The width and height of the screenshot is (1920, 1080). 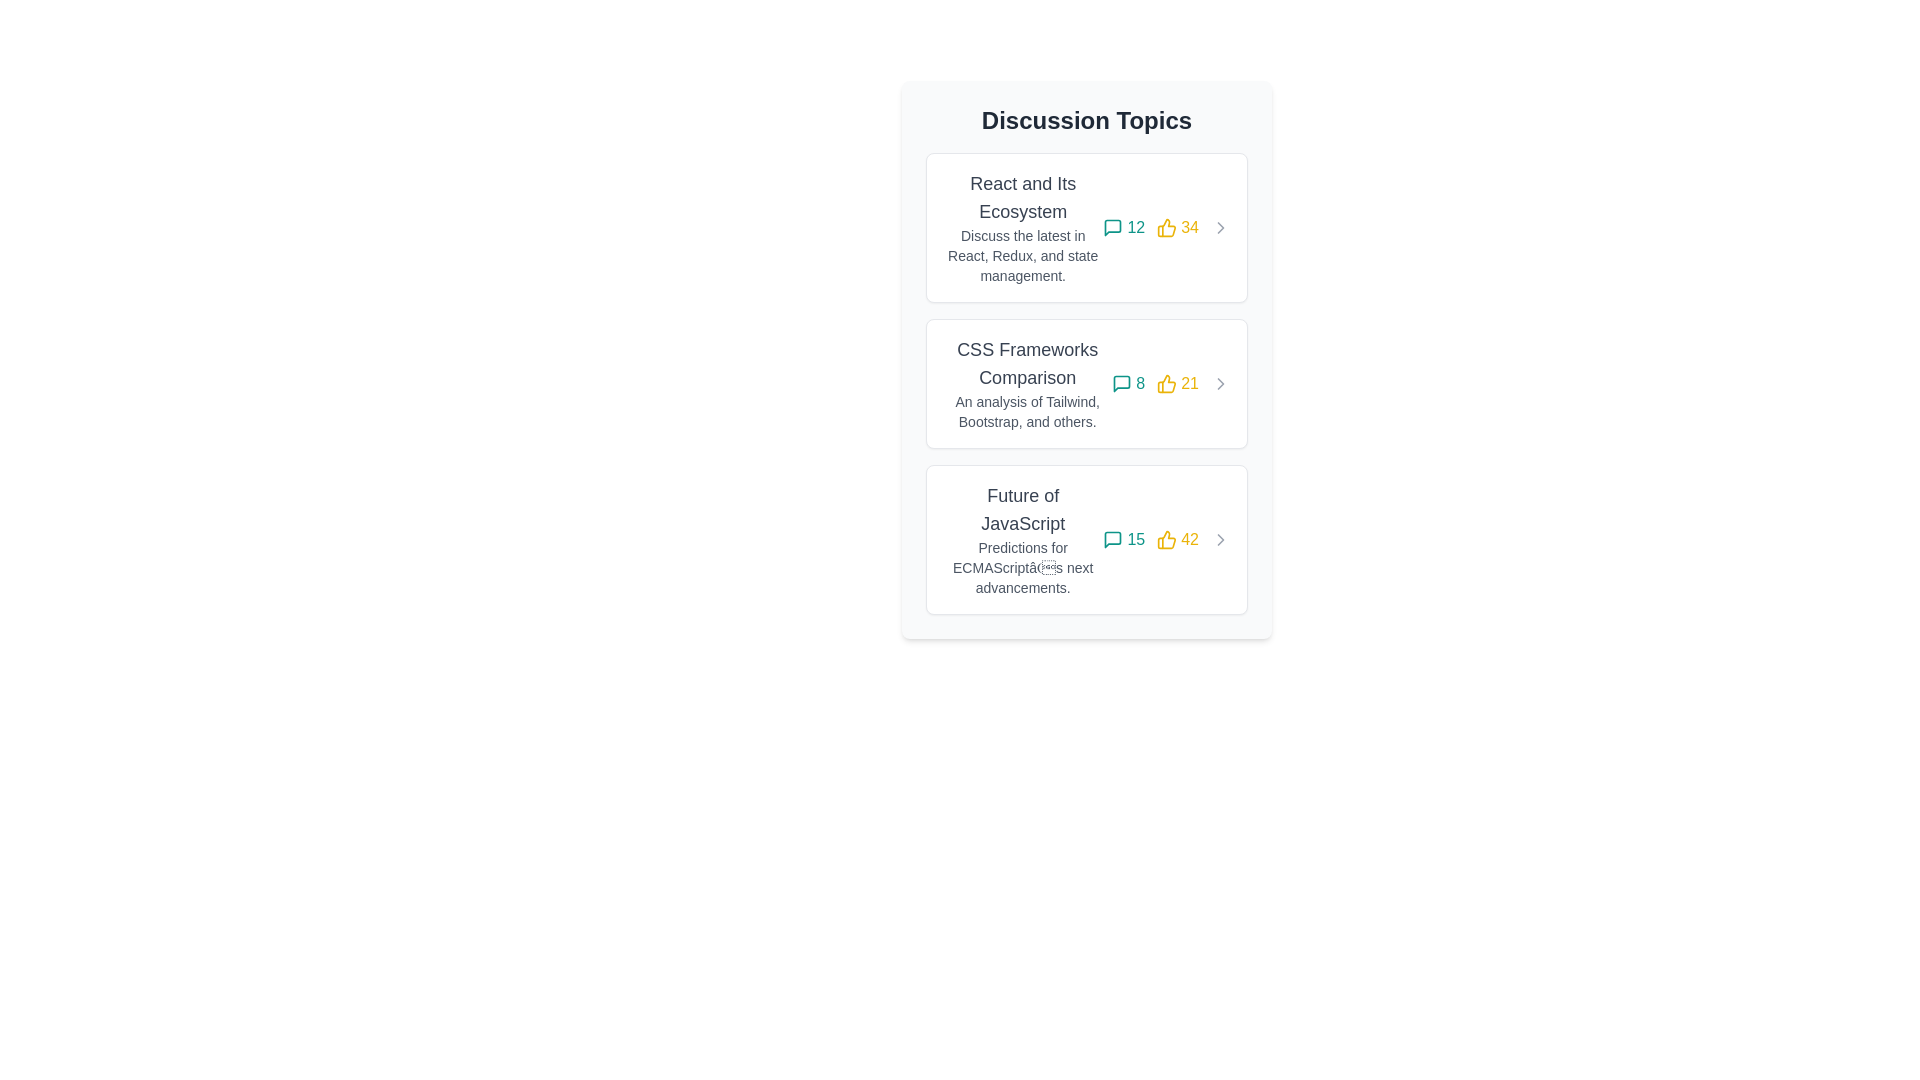 What do you see at coordinates (1023, 508) in the screenshot?
I see `the text label that serves as the title for the discussion topic 'Future of JavaScript', which is positioned above the descriptive text in the 'Discussion Topics' list` at bounding box center [1023, 508].